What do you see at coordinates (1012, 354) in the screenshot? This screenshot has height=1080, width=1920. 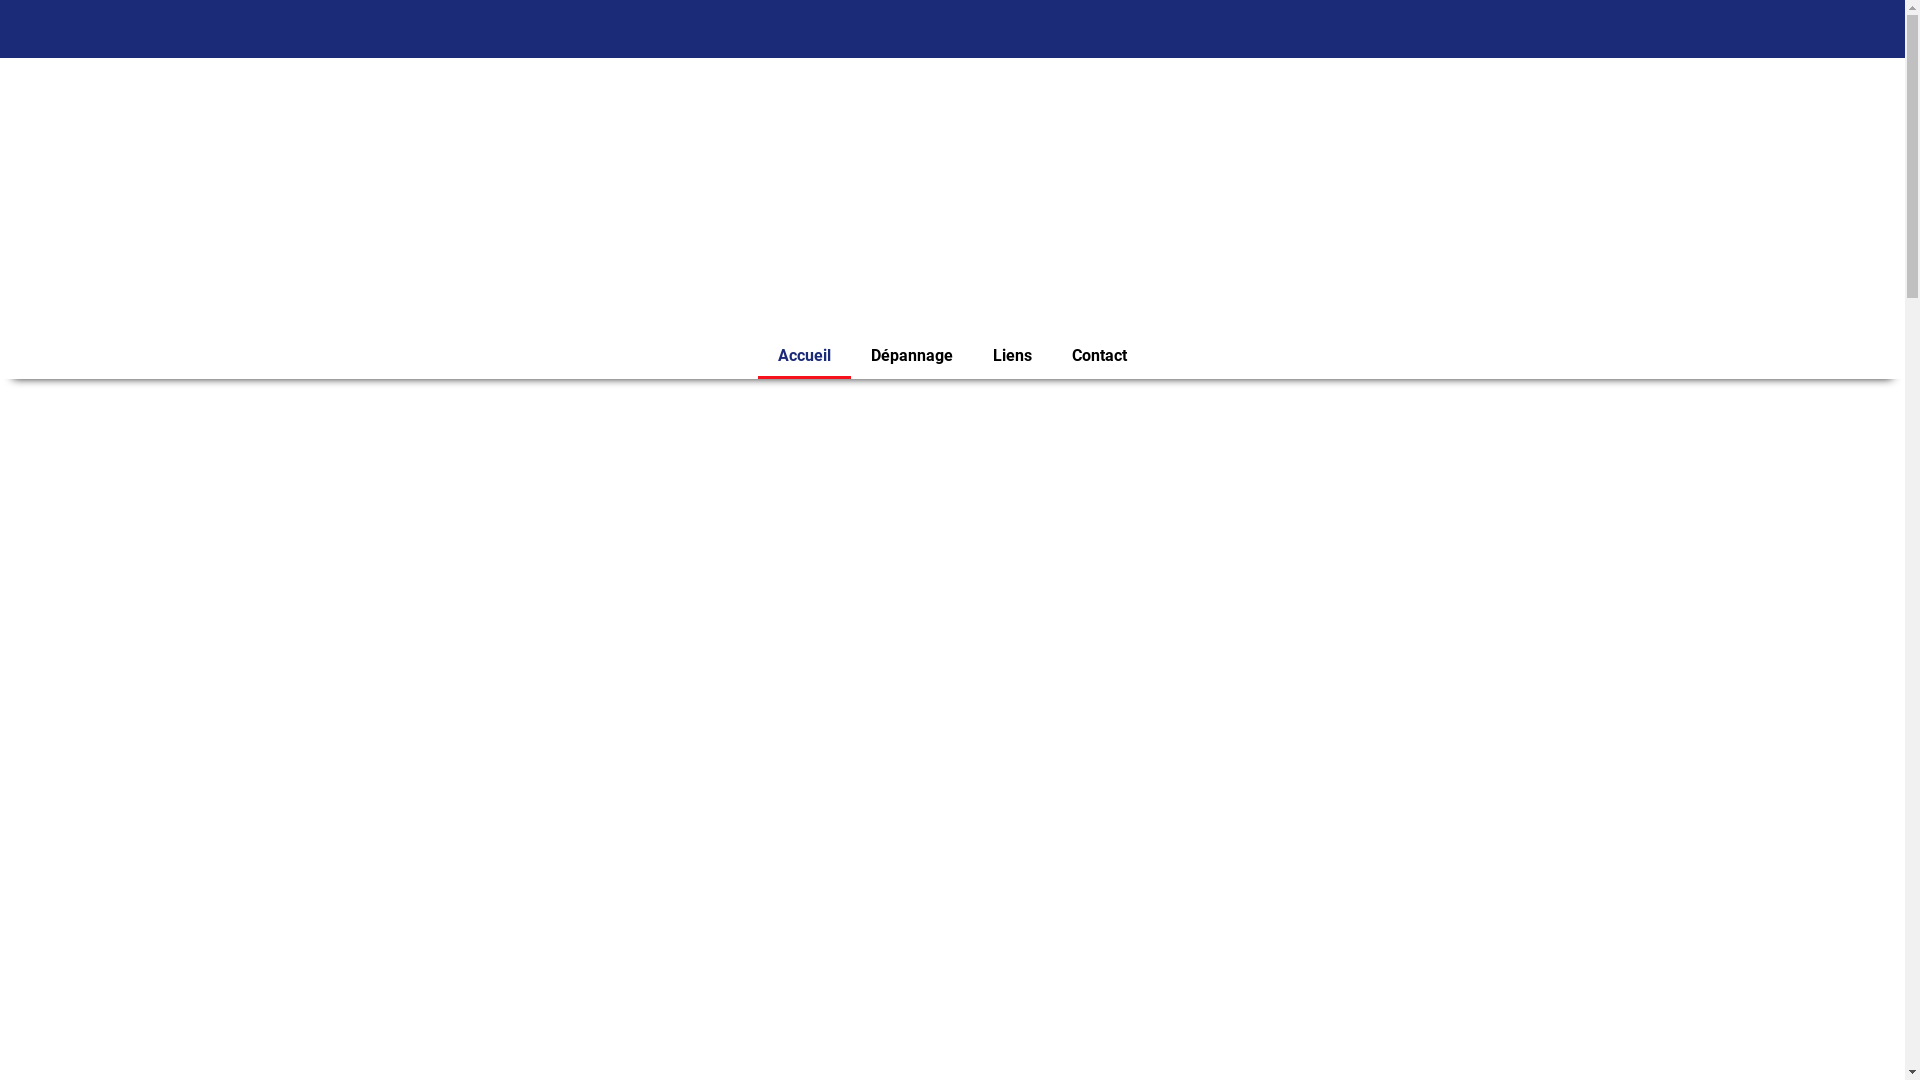 I see `'Liens'` at bounding box center [1012, 354].